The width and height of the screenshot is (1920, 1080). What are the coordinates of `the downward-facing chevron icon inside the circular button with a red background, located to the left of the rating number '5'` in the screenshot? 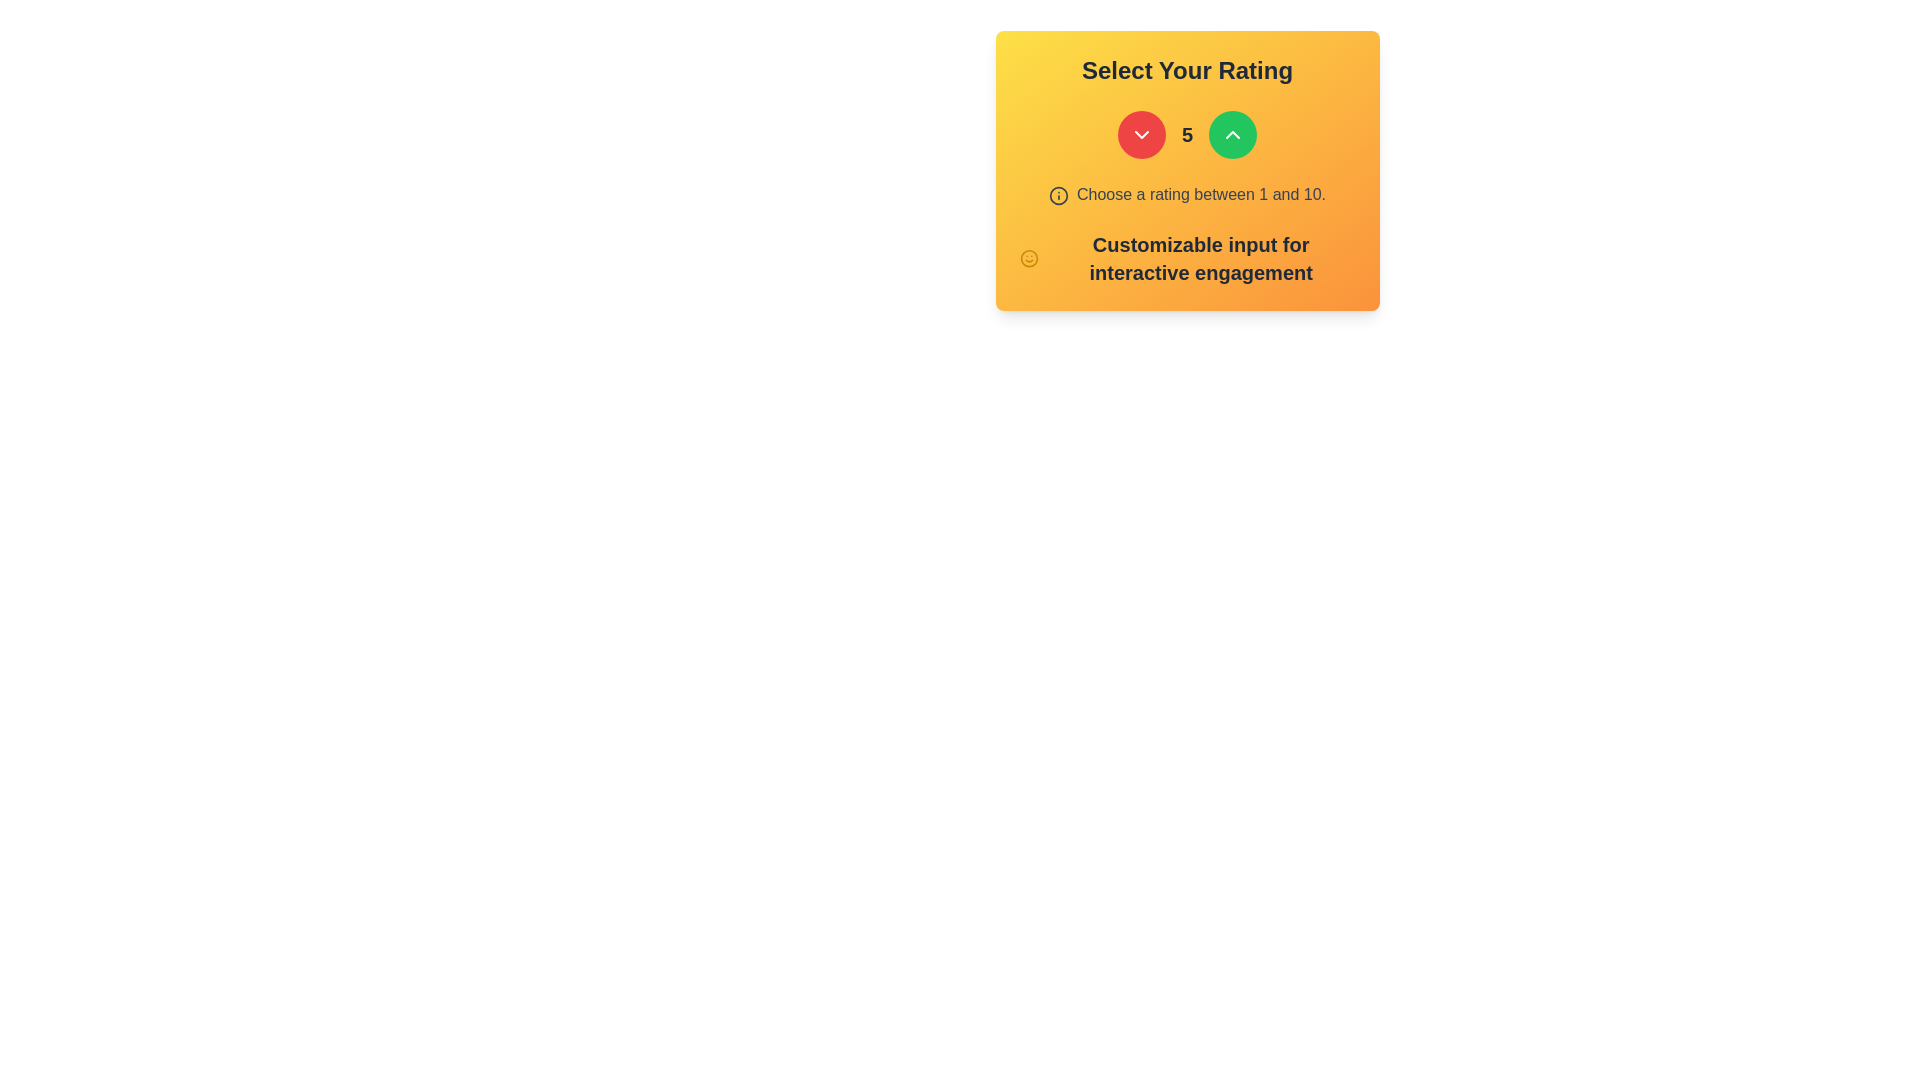 It's located at (1142, 135).